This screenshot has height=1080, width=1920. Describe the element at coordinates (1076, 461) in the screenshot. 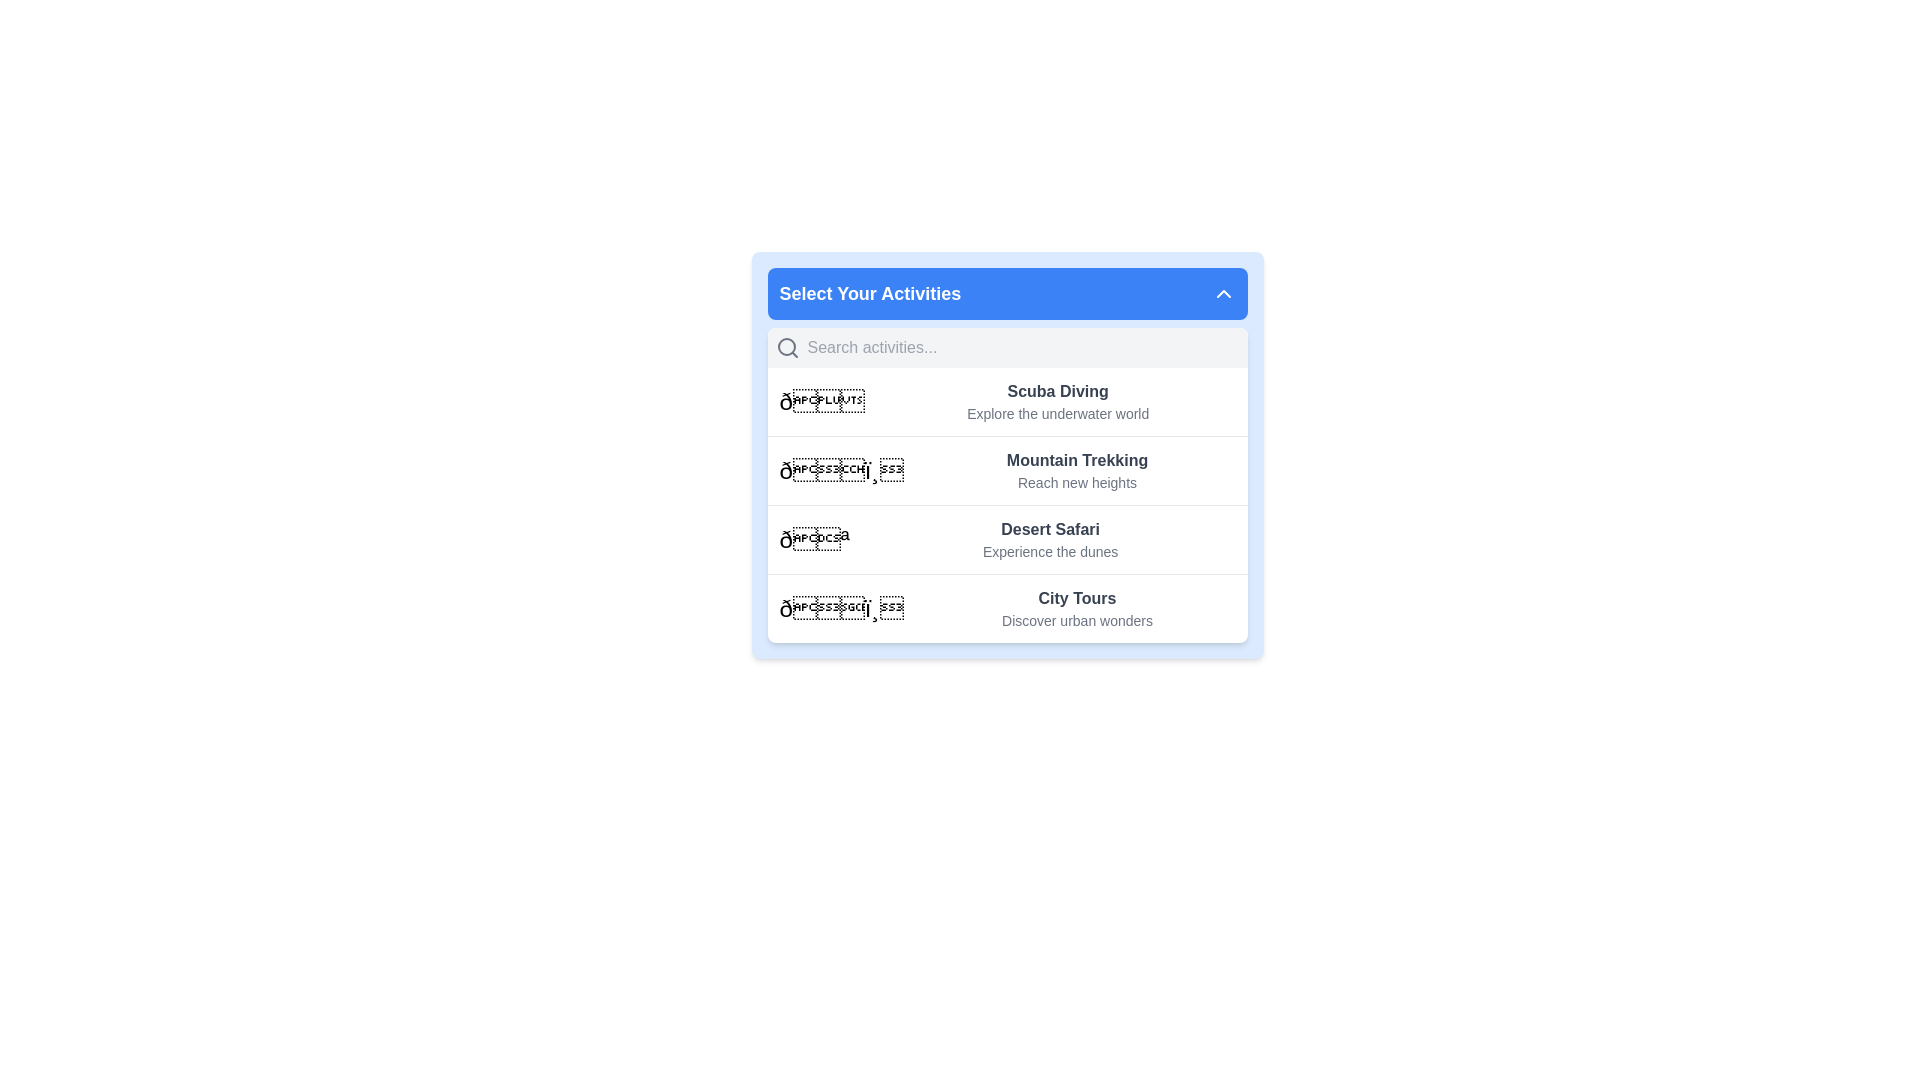

I see `the text label that reads 'Mountain Trekking' to trigger any related tooltip or style change` at that location.